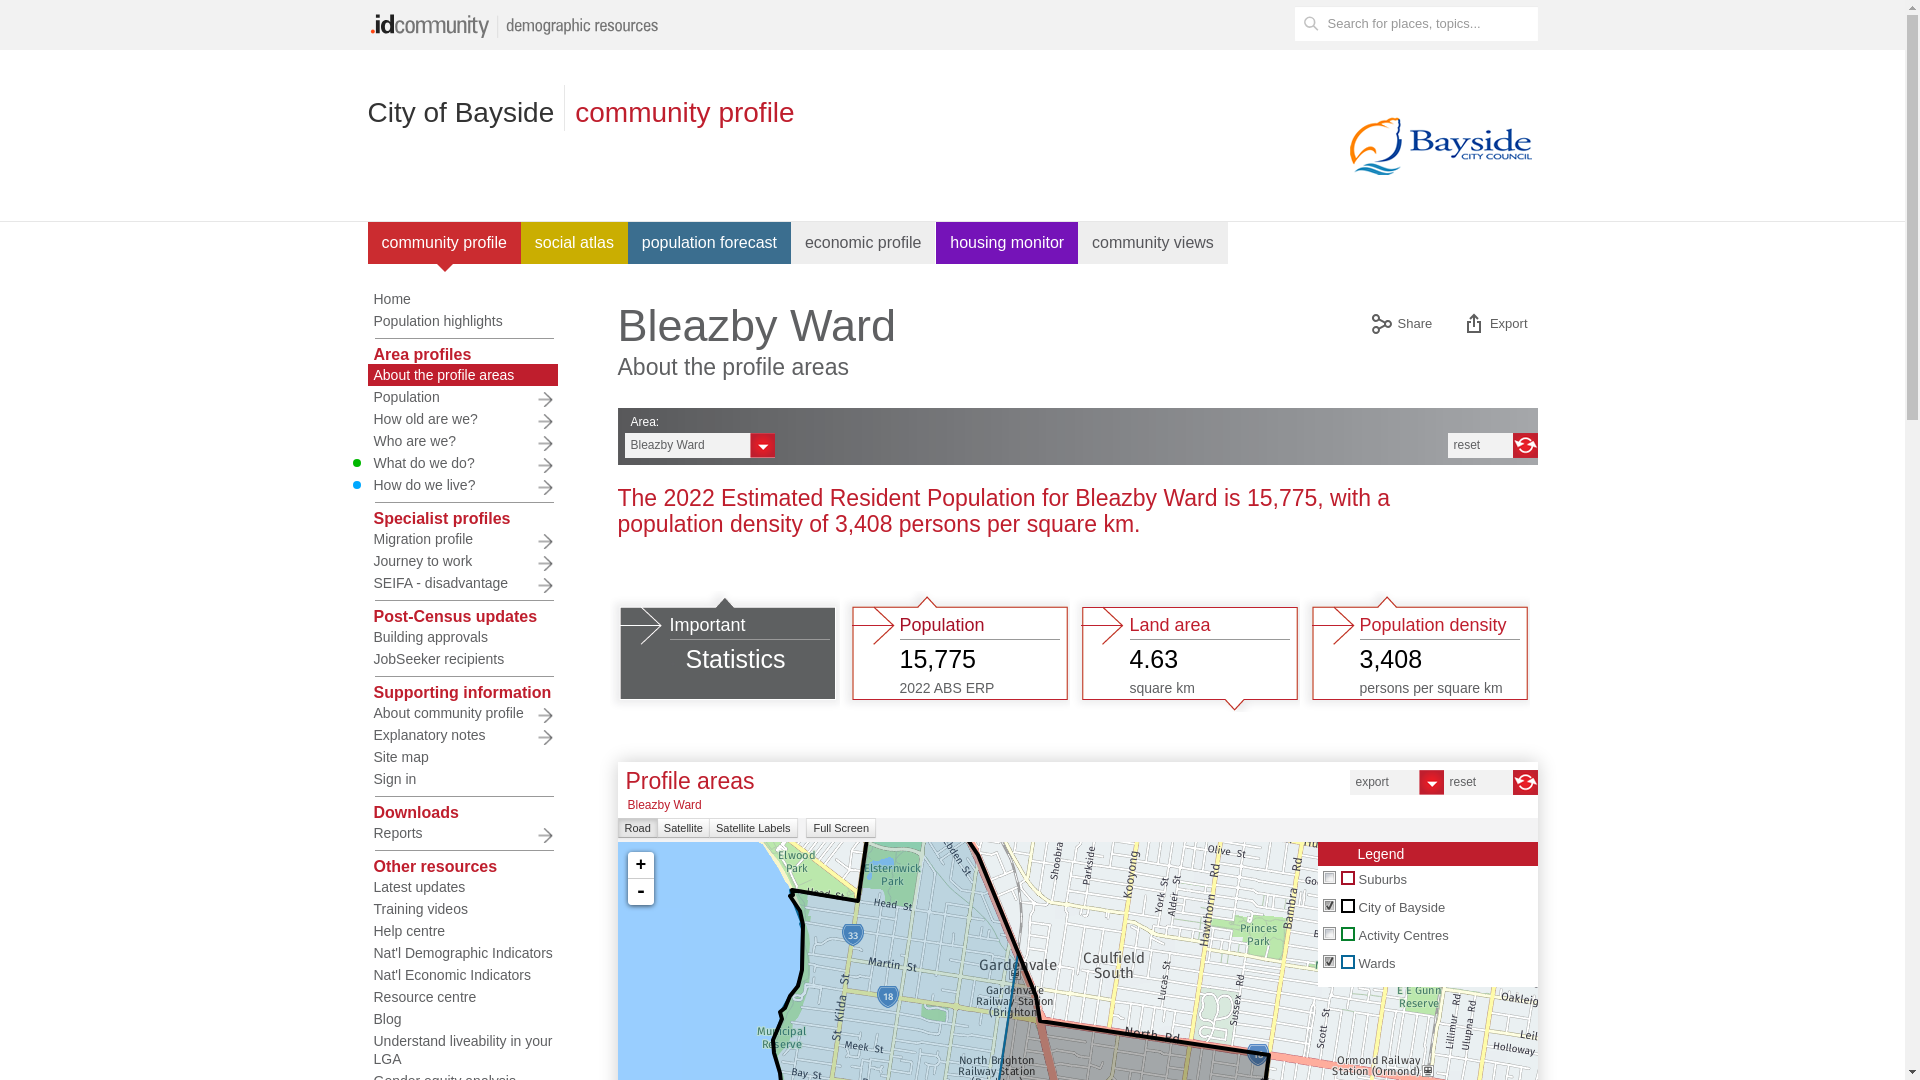 This screenshot has width=1920, height=1080. What do you see at coordinates (461, 659) in the screenshot?
I see `'JobSeeker recipients'` at bounding box center [461, 659].